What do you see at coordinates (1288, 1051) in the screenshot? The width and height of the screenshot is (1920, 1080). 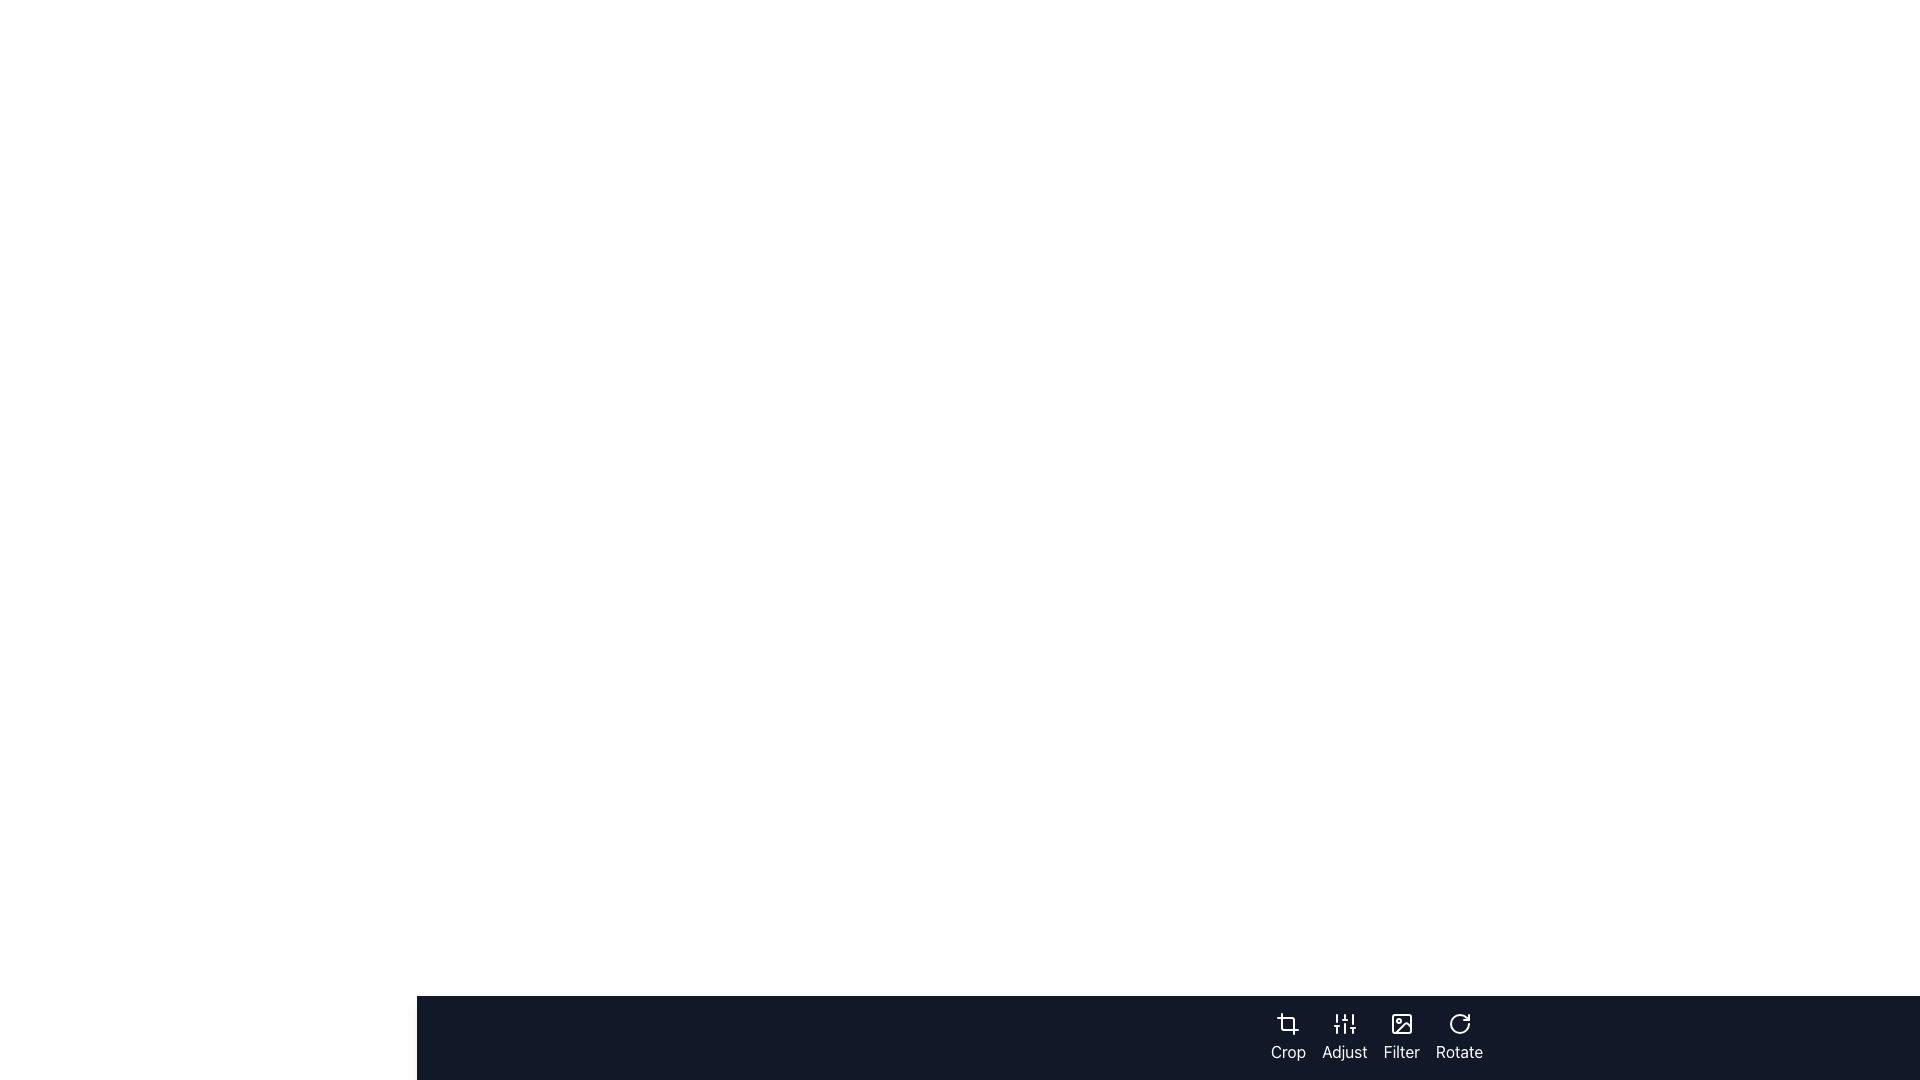 I see `text label displaying 'Crop', which is located at the bottom-most section of the interface within a dark-colored region, part of a horizontal toolbar` at bounding box center [1288, 1051].